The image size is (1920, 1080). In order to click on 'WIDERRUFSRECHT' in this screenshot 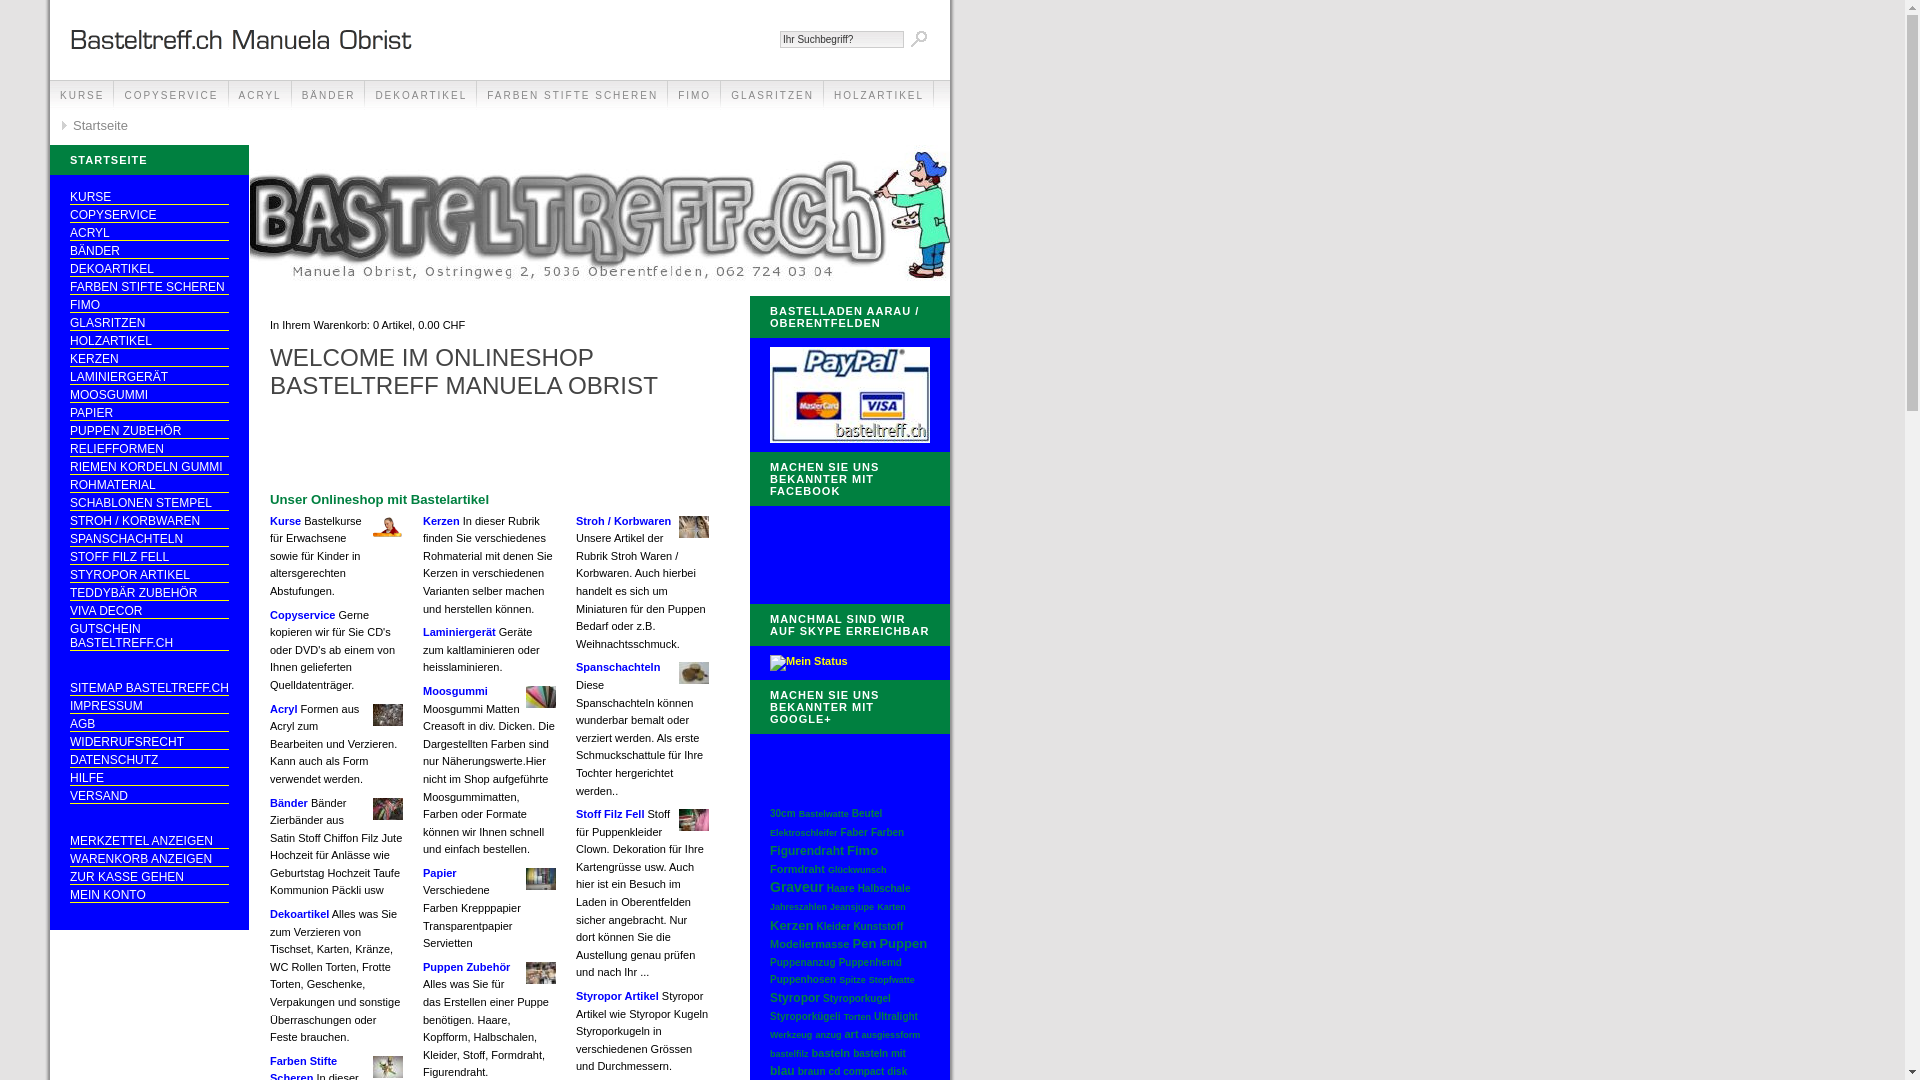, I will do `click(148, 742)`.